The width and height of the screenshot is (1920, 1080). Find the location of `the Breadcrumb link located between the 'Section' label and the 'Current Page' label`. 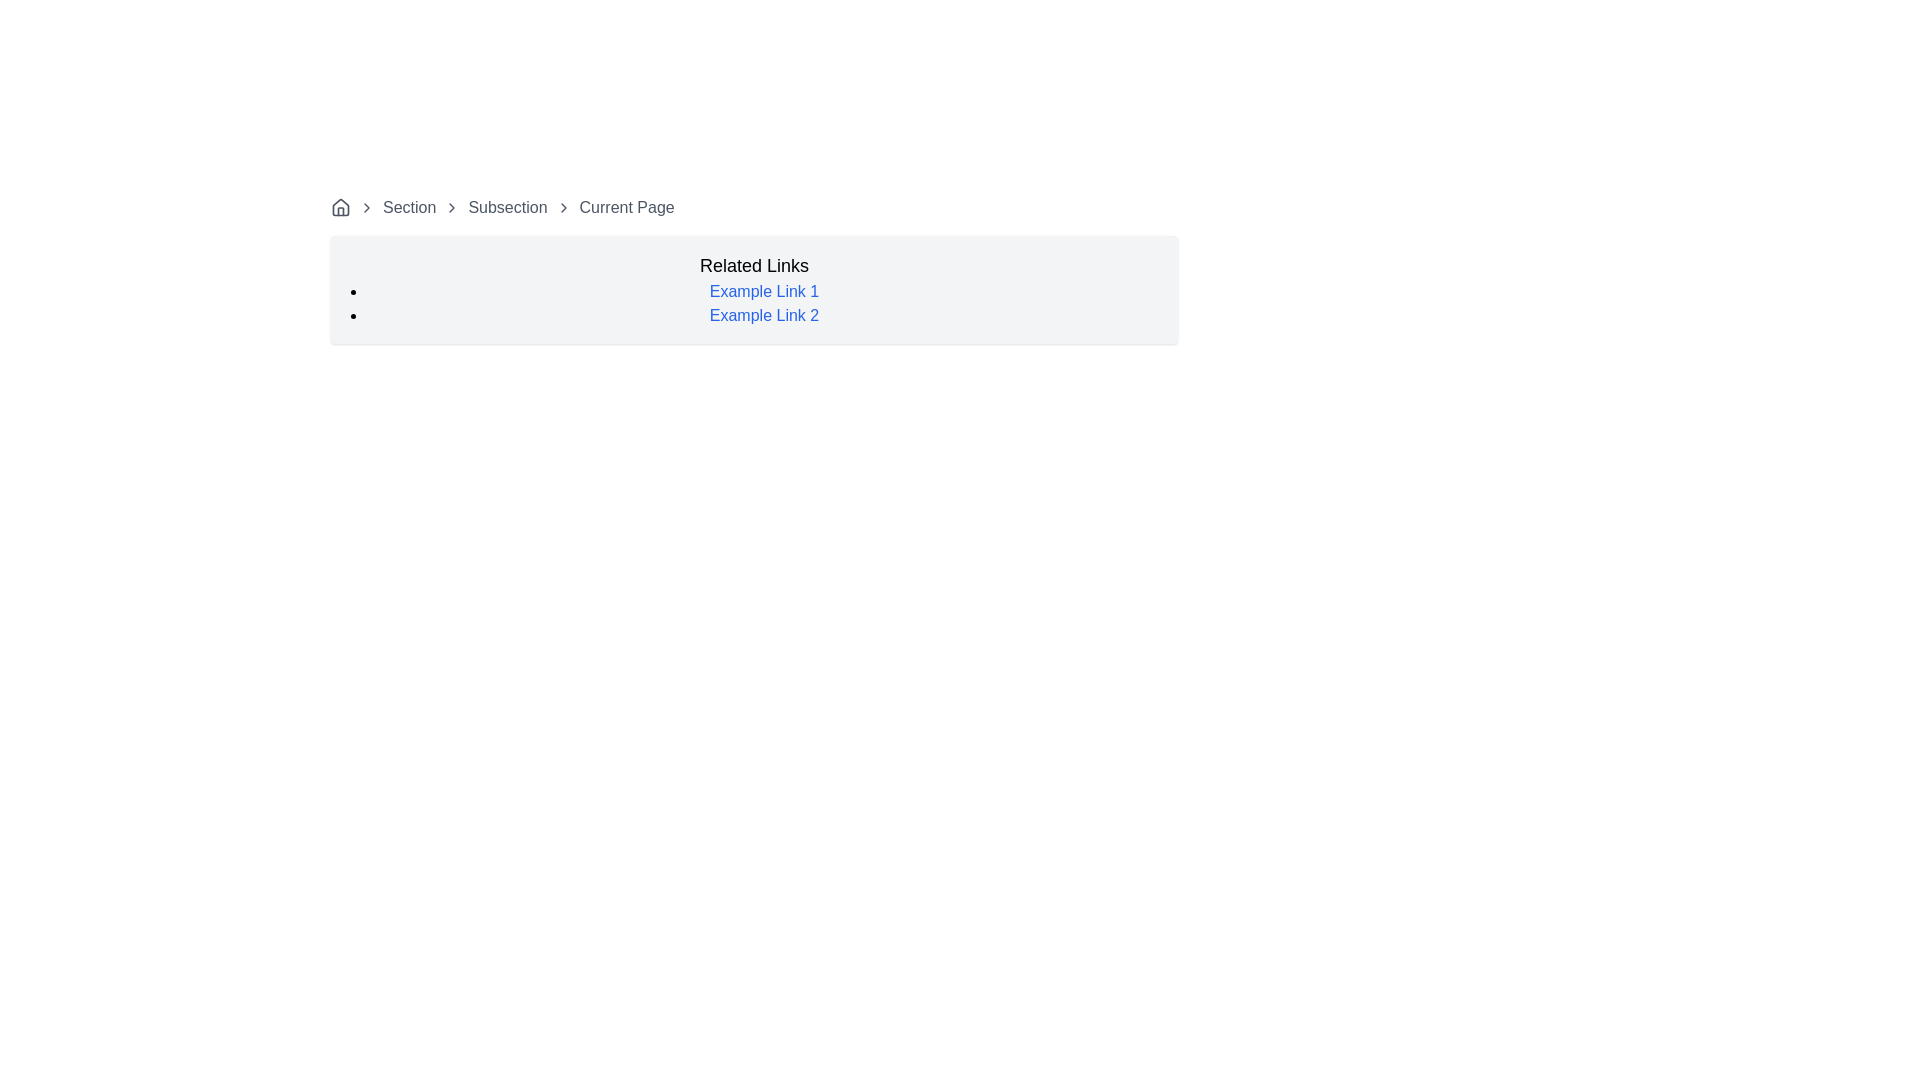

the Breadcrumb link located between the 'Section' label and the 'Current Page' label is located at coordinates (508, 208).